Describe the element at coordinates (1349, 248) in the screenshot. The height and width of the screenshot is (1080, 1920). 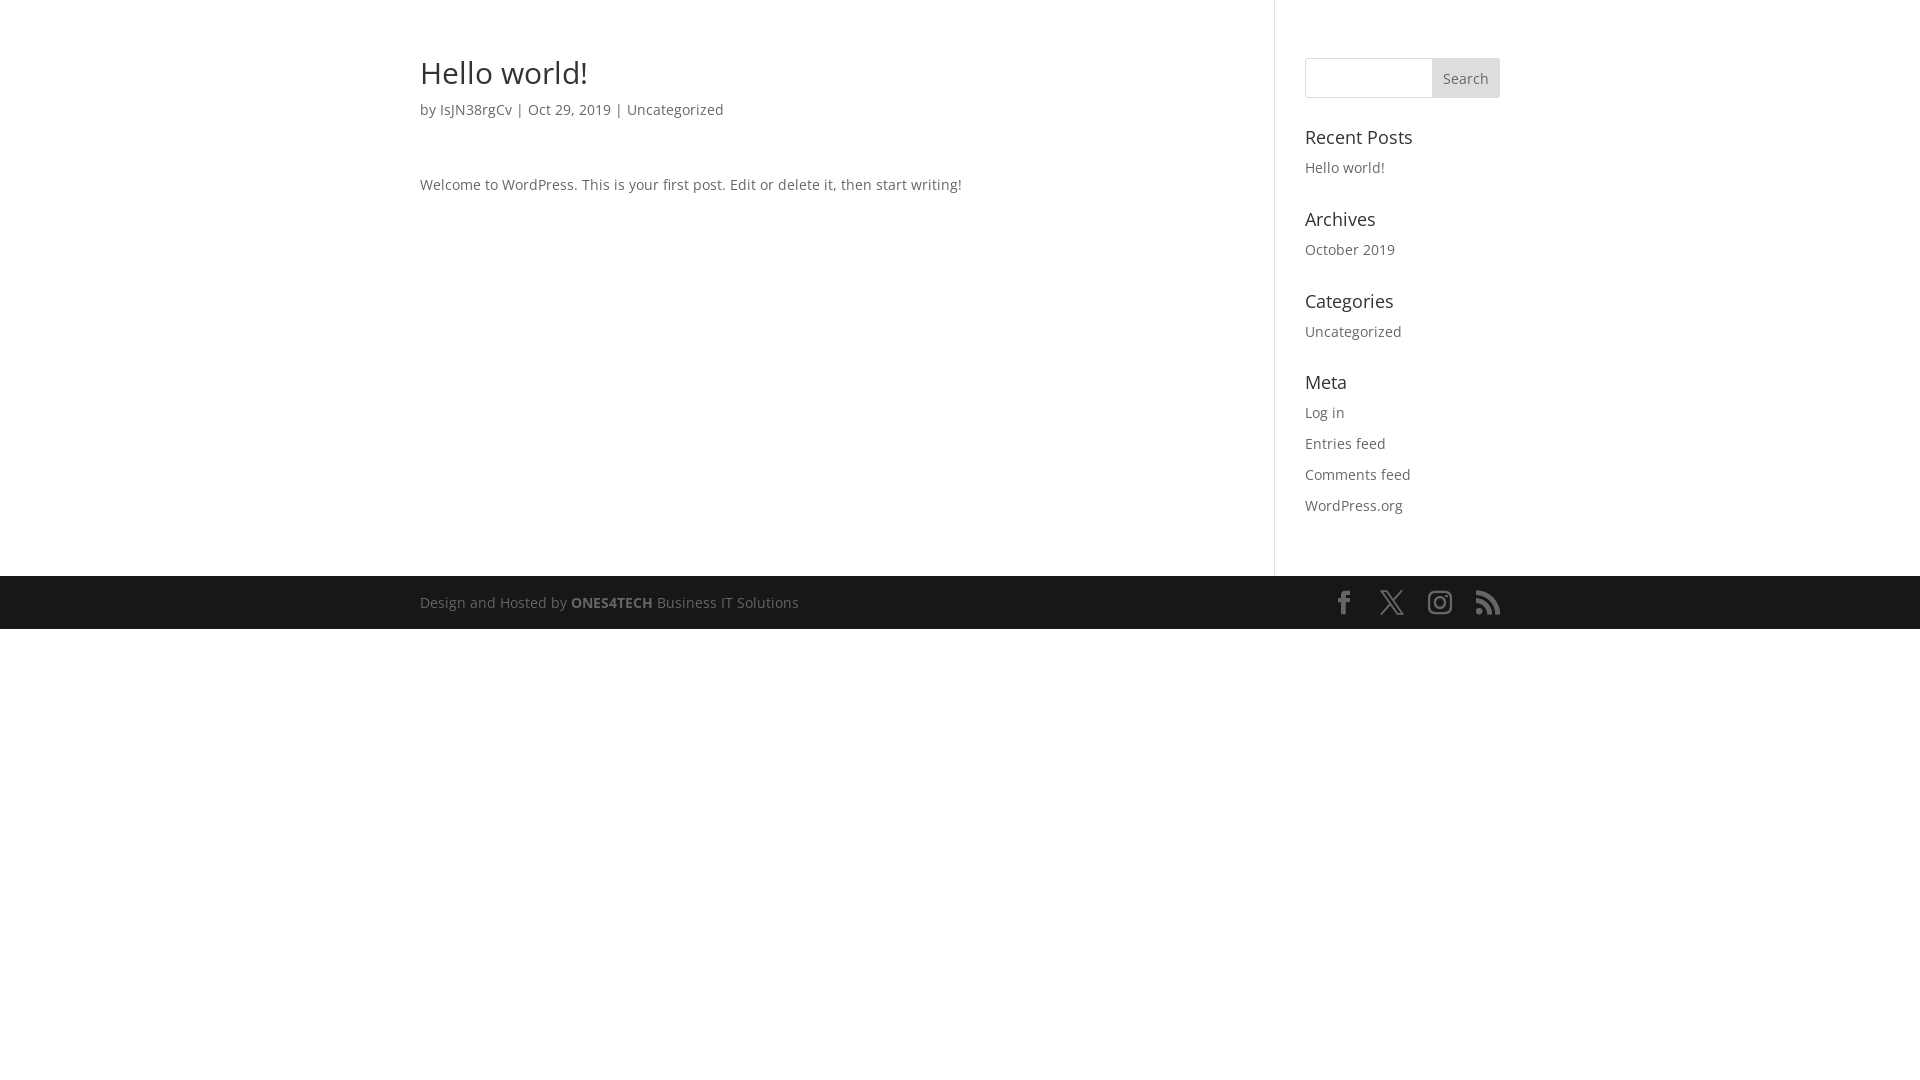
I see `'October 2019'` at that location.